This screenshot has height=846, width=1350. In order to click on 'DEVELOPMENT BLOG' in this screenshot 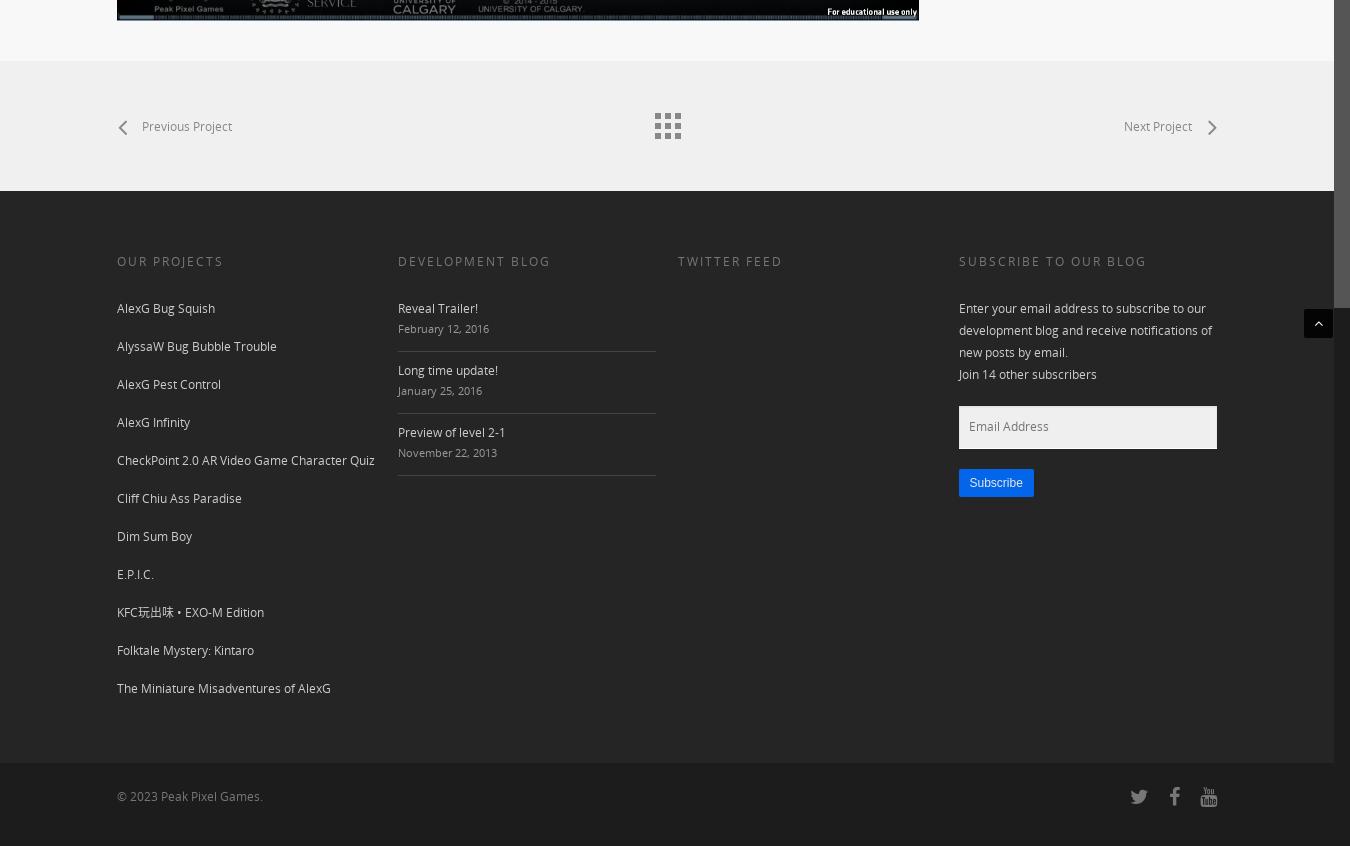, I will do `click(472, 261)`.